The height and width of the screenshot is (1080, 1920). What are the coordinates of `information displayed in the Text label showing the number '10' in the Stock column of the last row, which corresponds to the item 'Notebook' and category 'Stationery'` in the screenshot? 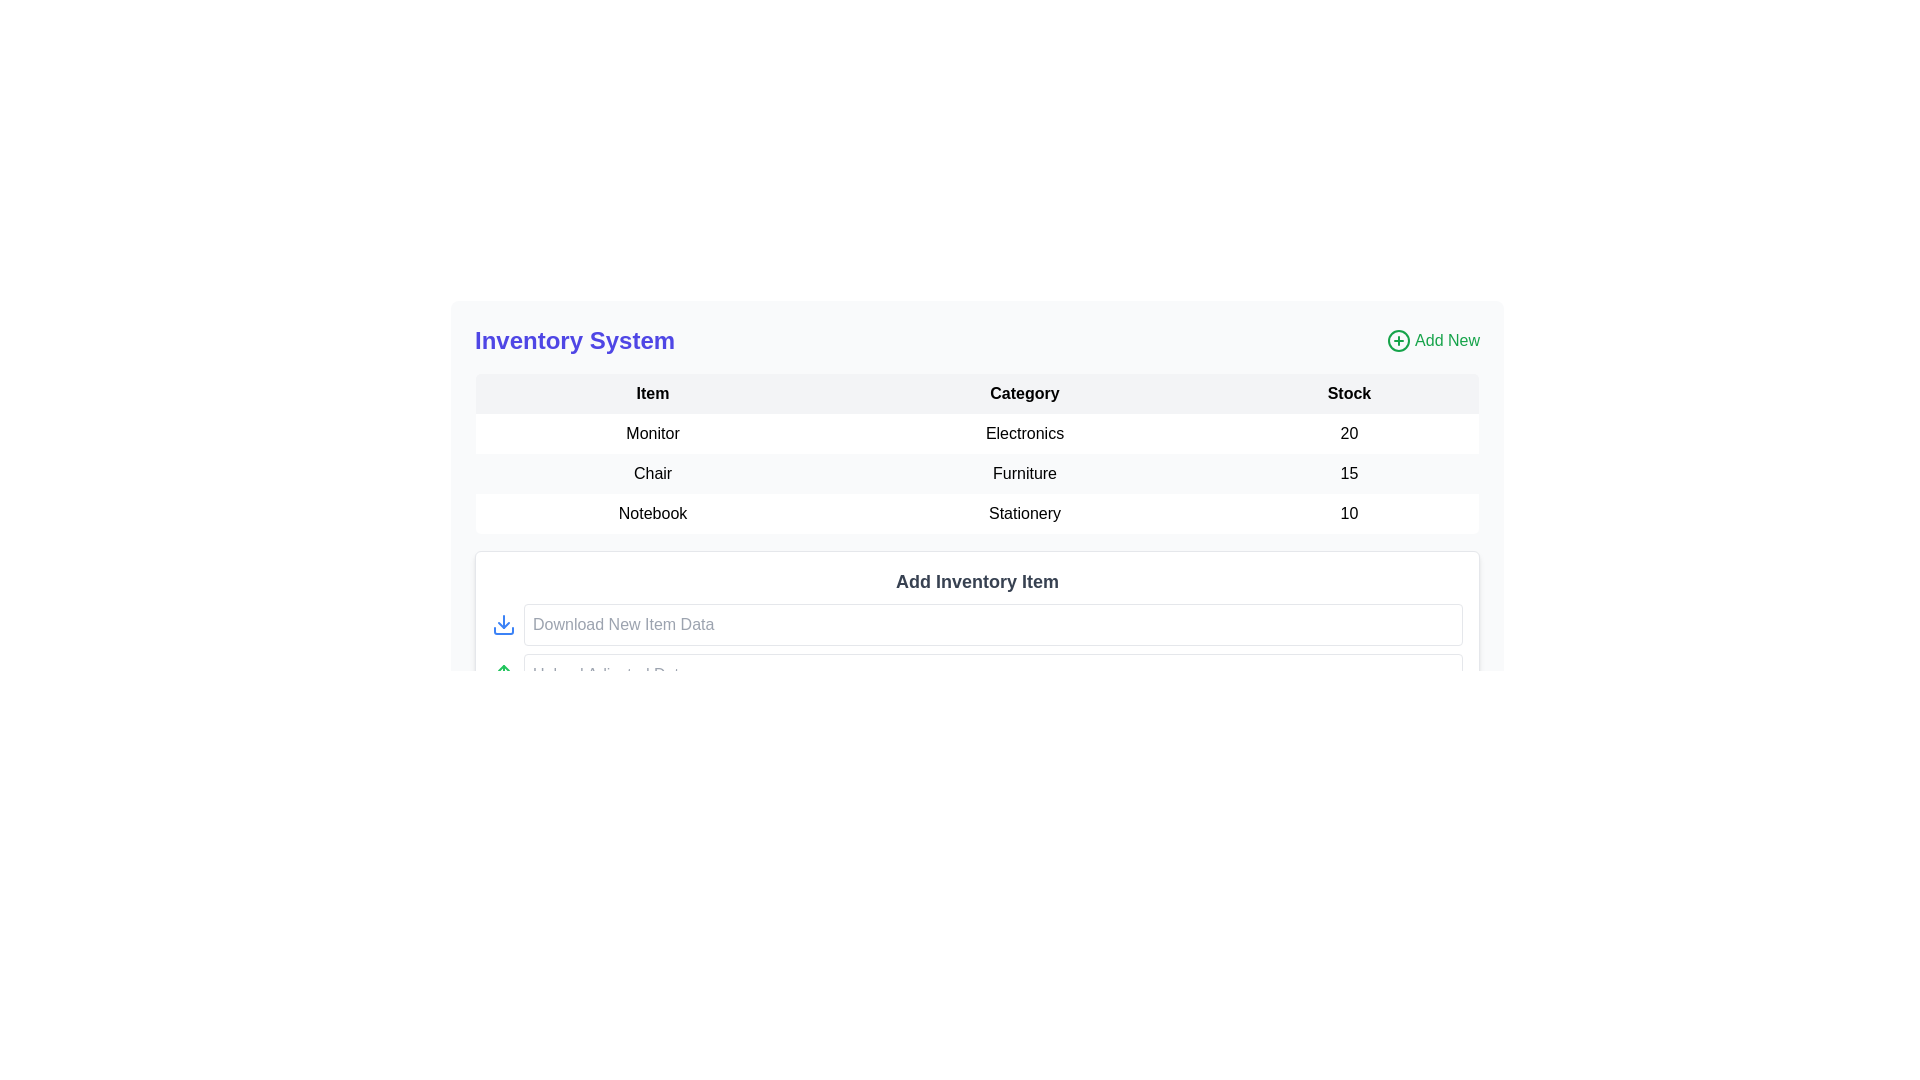 It's located at (1349, 513).